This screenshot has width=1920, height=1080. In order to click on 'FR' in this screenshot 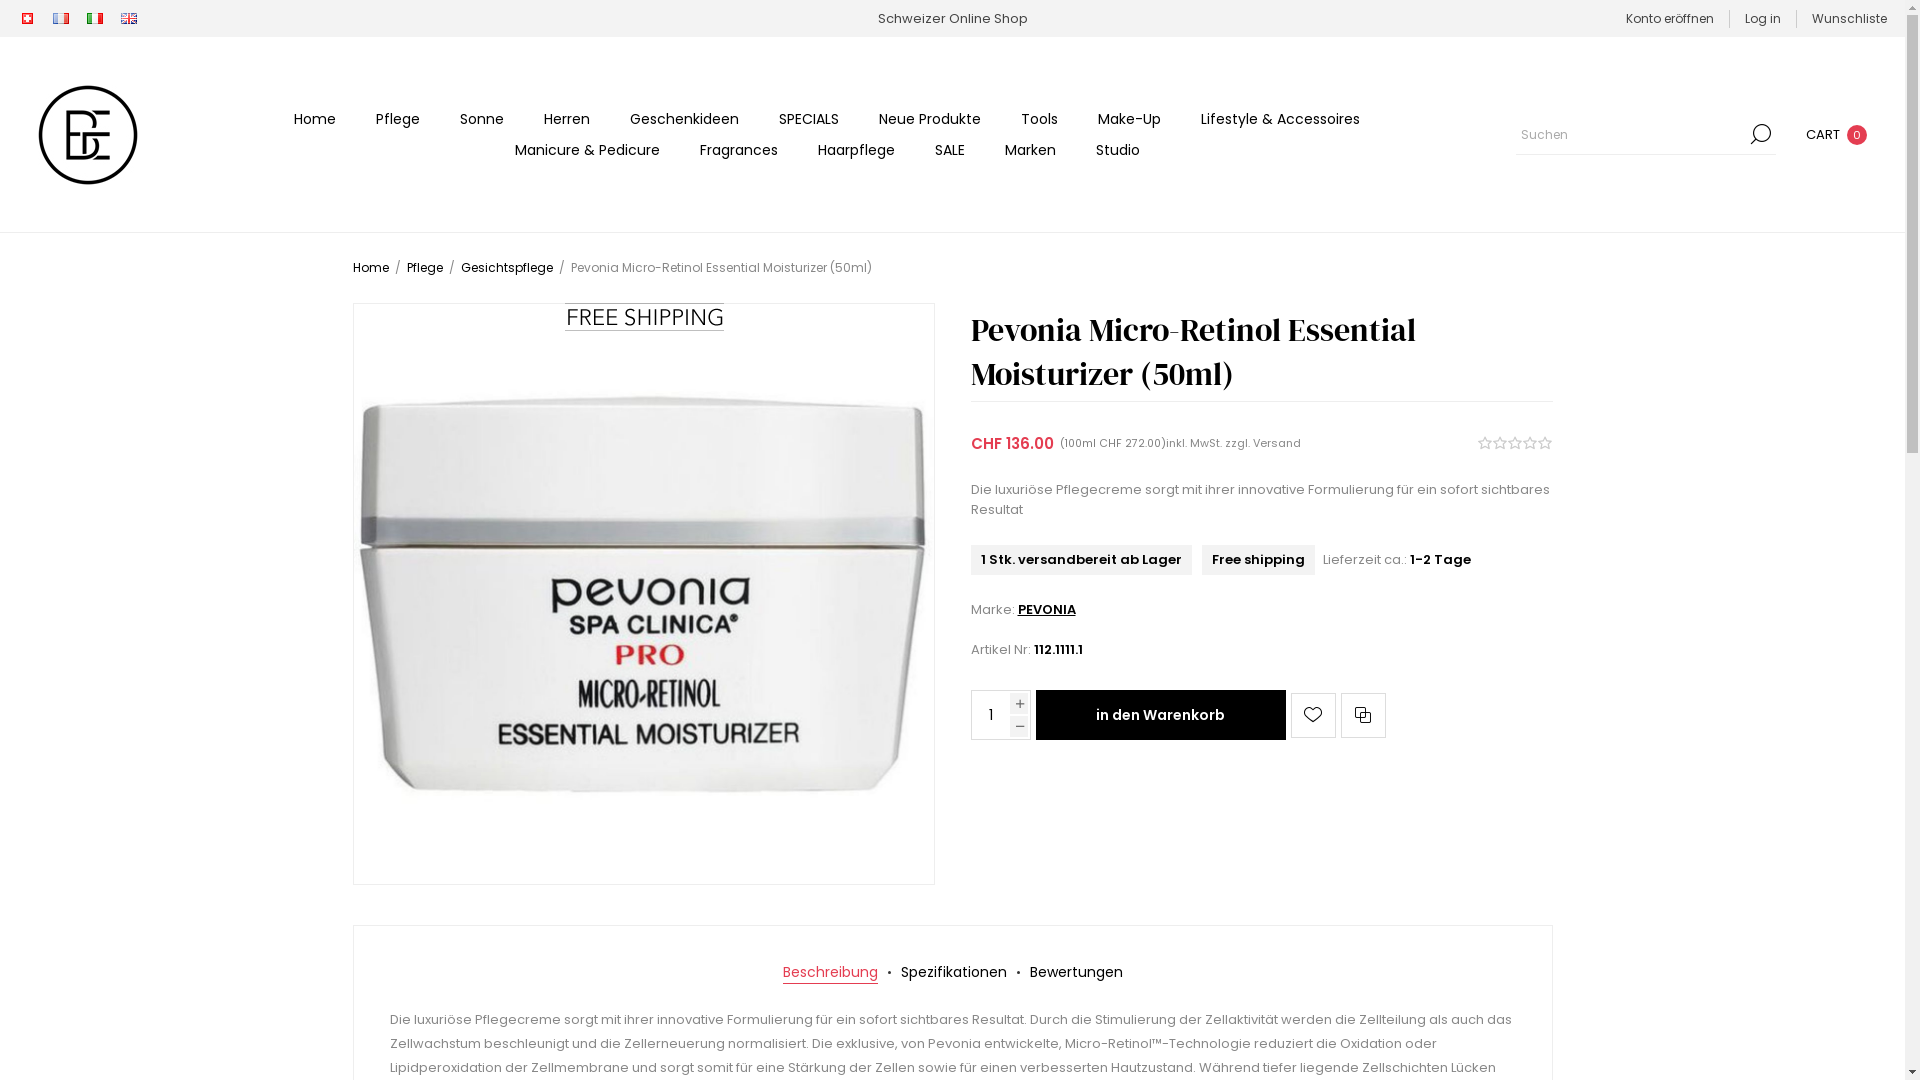, I will do `click(44, 18)`.